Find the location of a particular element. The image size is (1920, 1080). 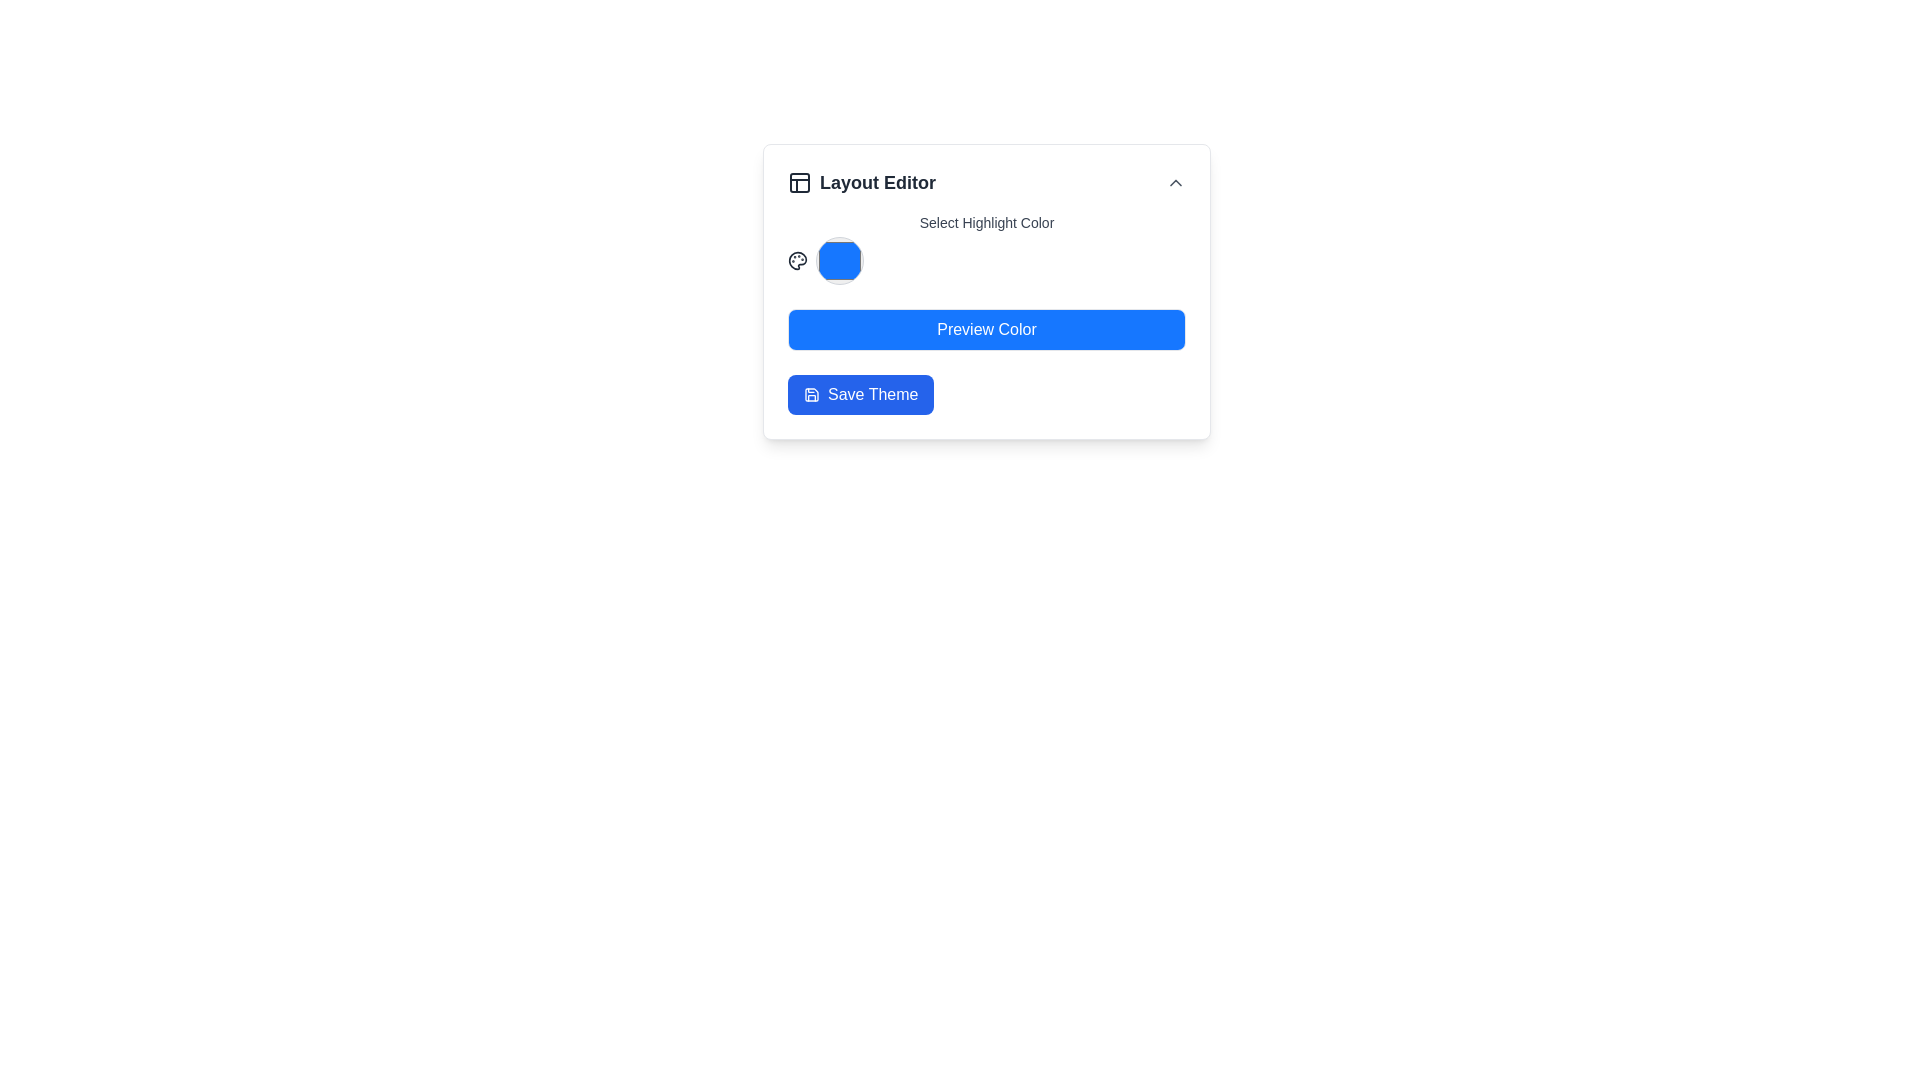

the 'Layout Editor' text element which displays a bold header with an accompanying panel layout icon on the left is located at coordinates (862, 182).